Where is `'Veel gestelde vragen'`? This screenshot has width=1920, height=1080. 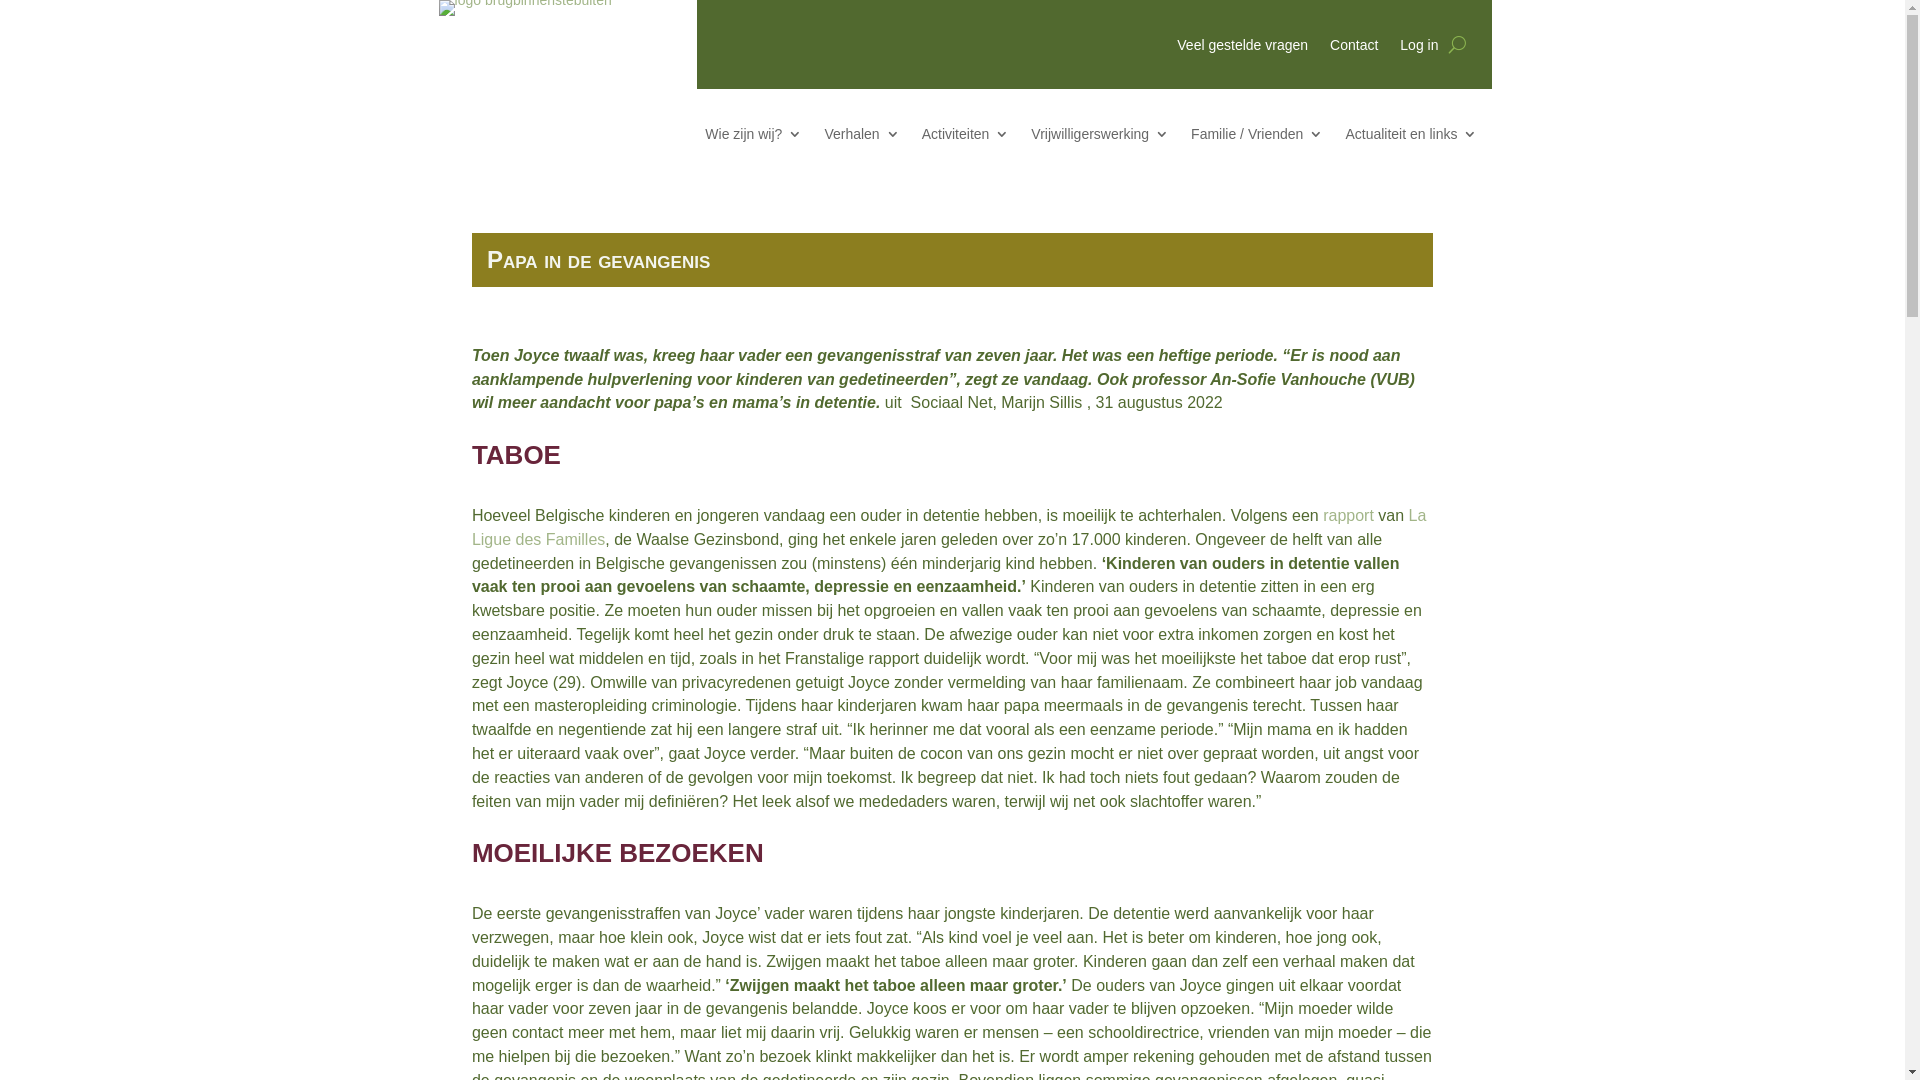 'Veel gestelde vragen' is located at coordinates (1241, 48).